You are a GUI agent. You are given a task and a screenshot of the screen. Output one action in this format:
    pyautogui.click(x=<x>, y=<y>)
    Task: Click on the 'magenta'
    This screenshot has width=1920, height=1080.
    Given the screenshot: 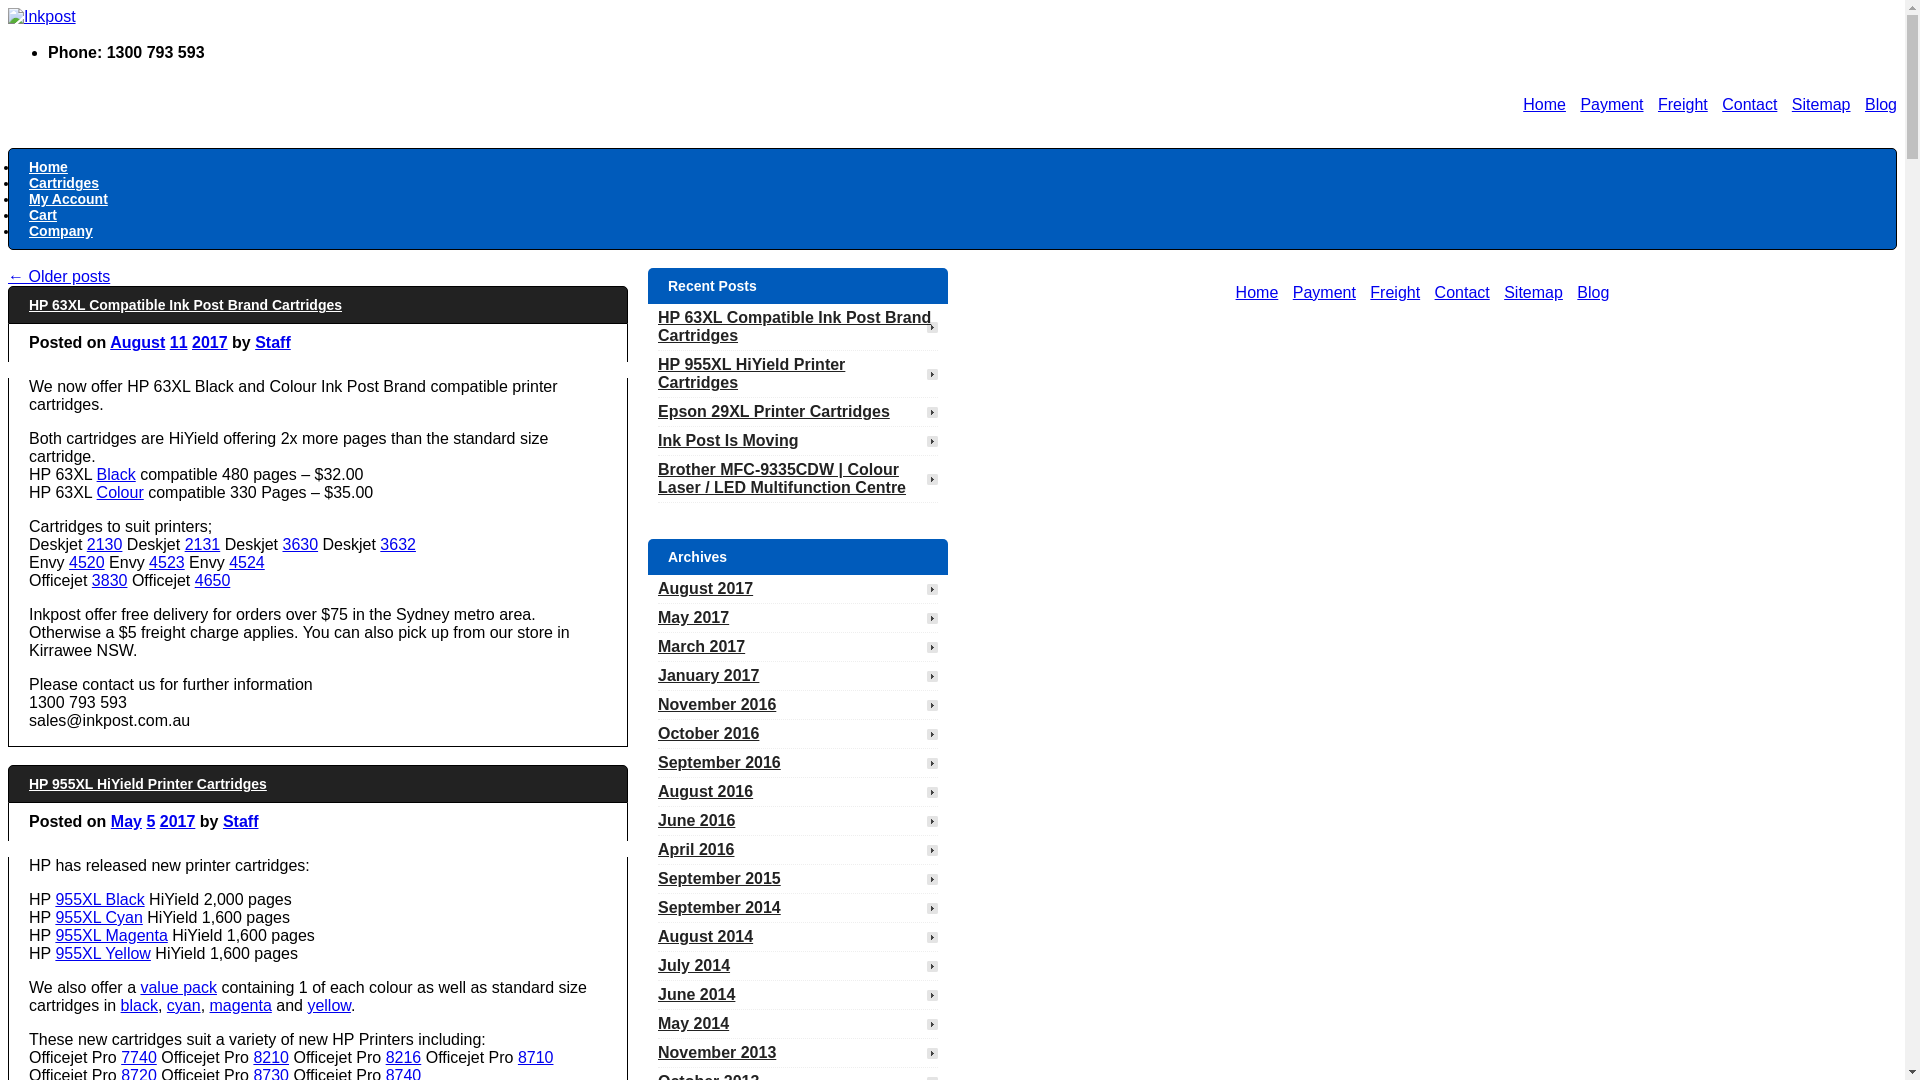 What is the action you would take?
    pyautogui.click(x=240, y=1005)
    